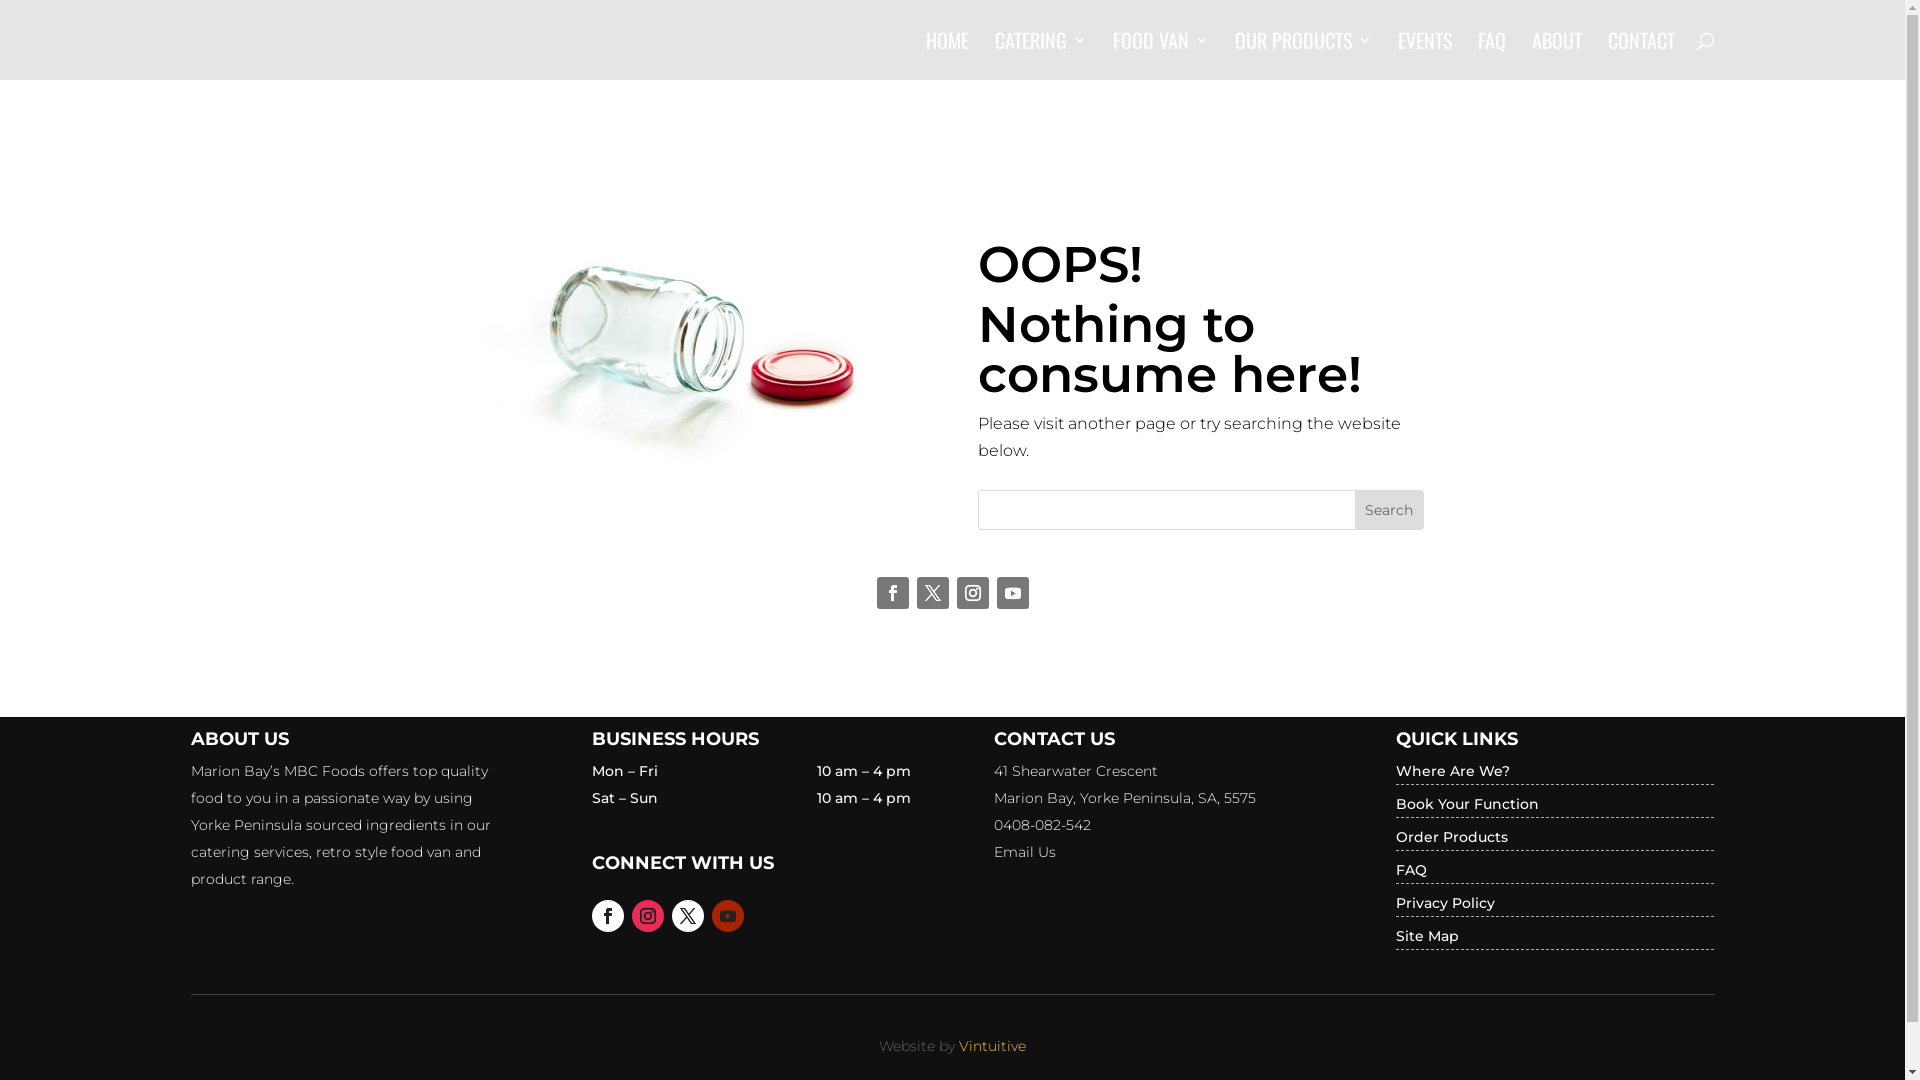 This screenshot has height=1080, width=1920. What do you see at coordinates (1426, 936) in the screenshot?
I see `'Site Map'` at bounding box center [1426, 936].